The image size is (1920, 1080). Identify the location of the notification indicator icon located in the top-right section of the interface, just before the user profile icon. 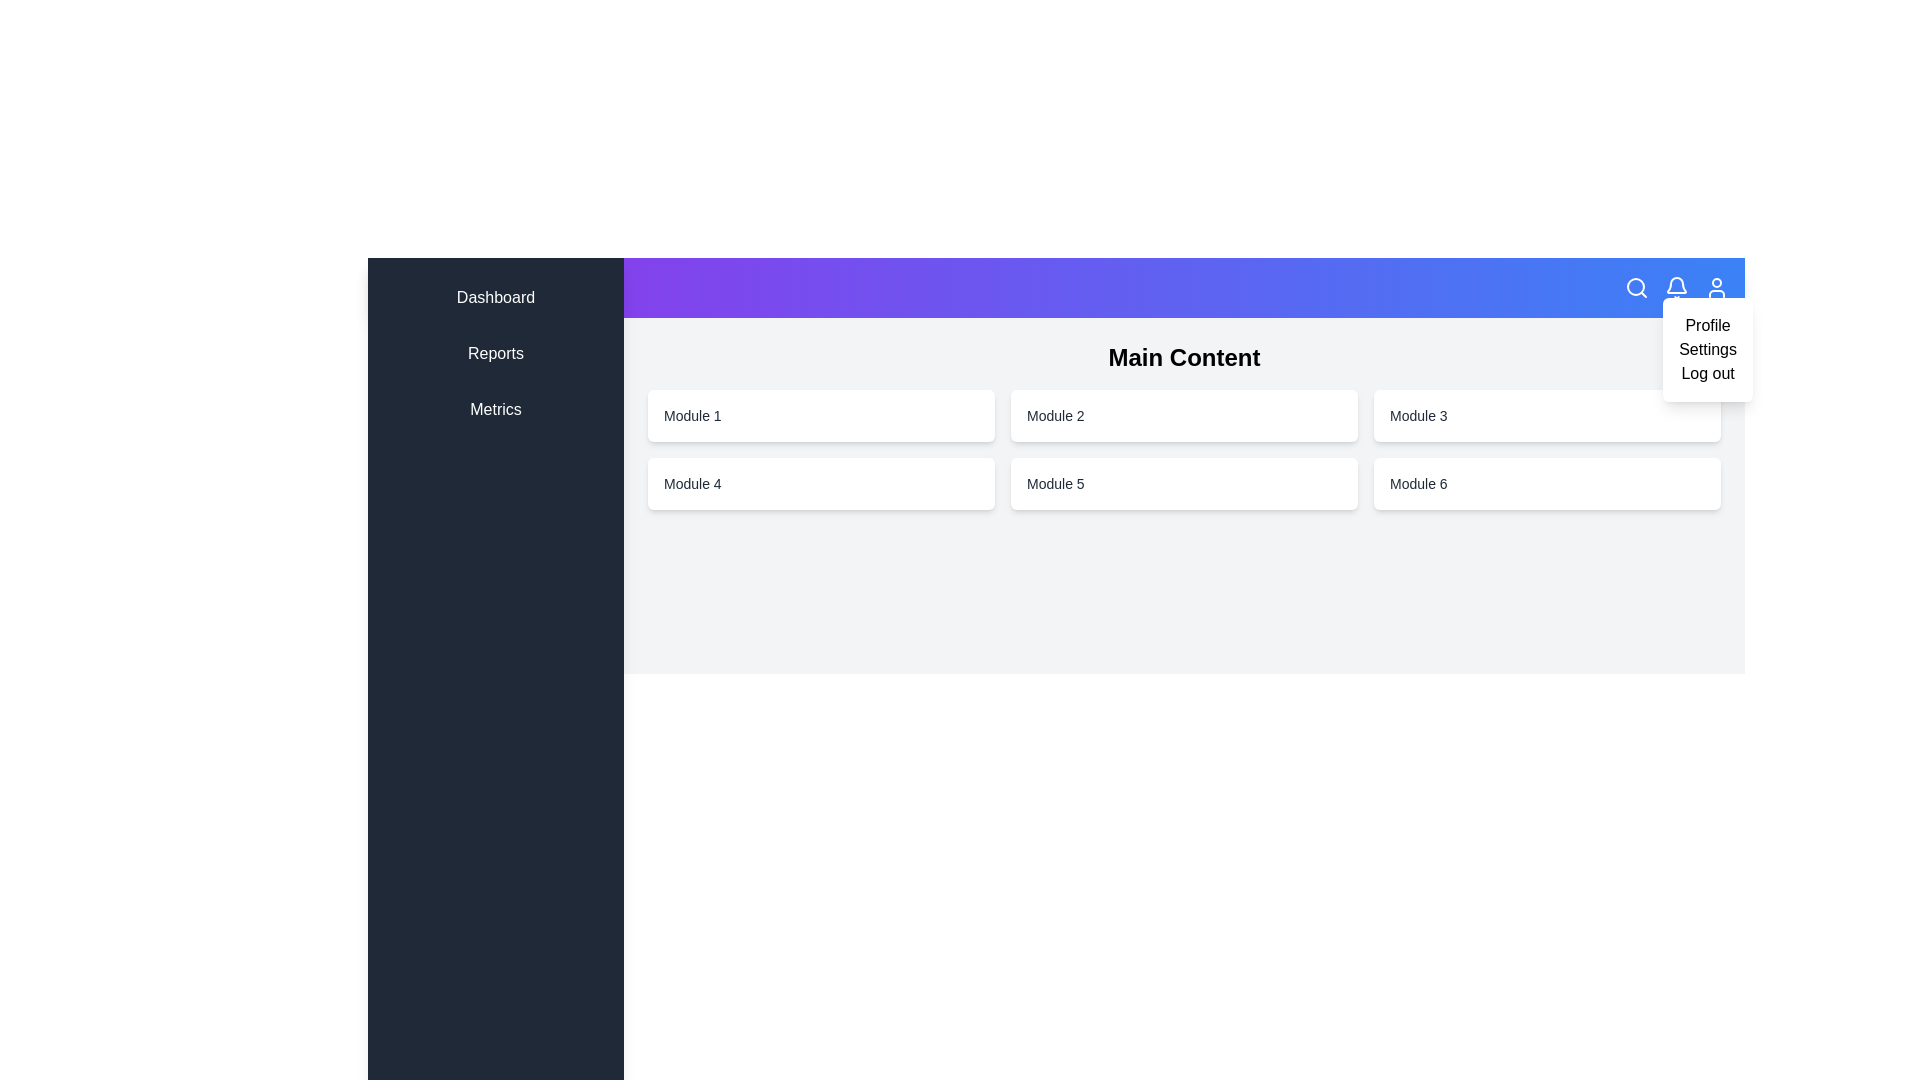
(1676, 285).